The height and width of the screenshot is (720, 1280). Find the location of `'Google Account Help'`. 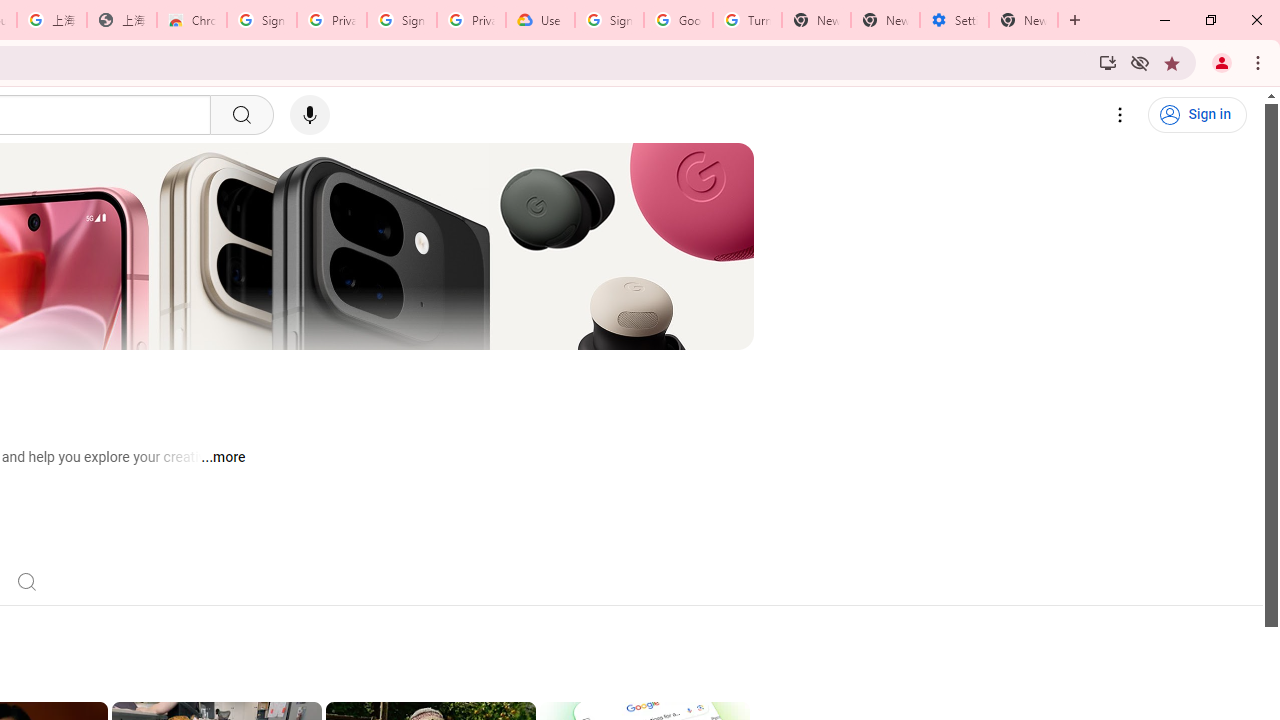

'Google Account Help' is located at coordinates (678, 20).